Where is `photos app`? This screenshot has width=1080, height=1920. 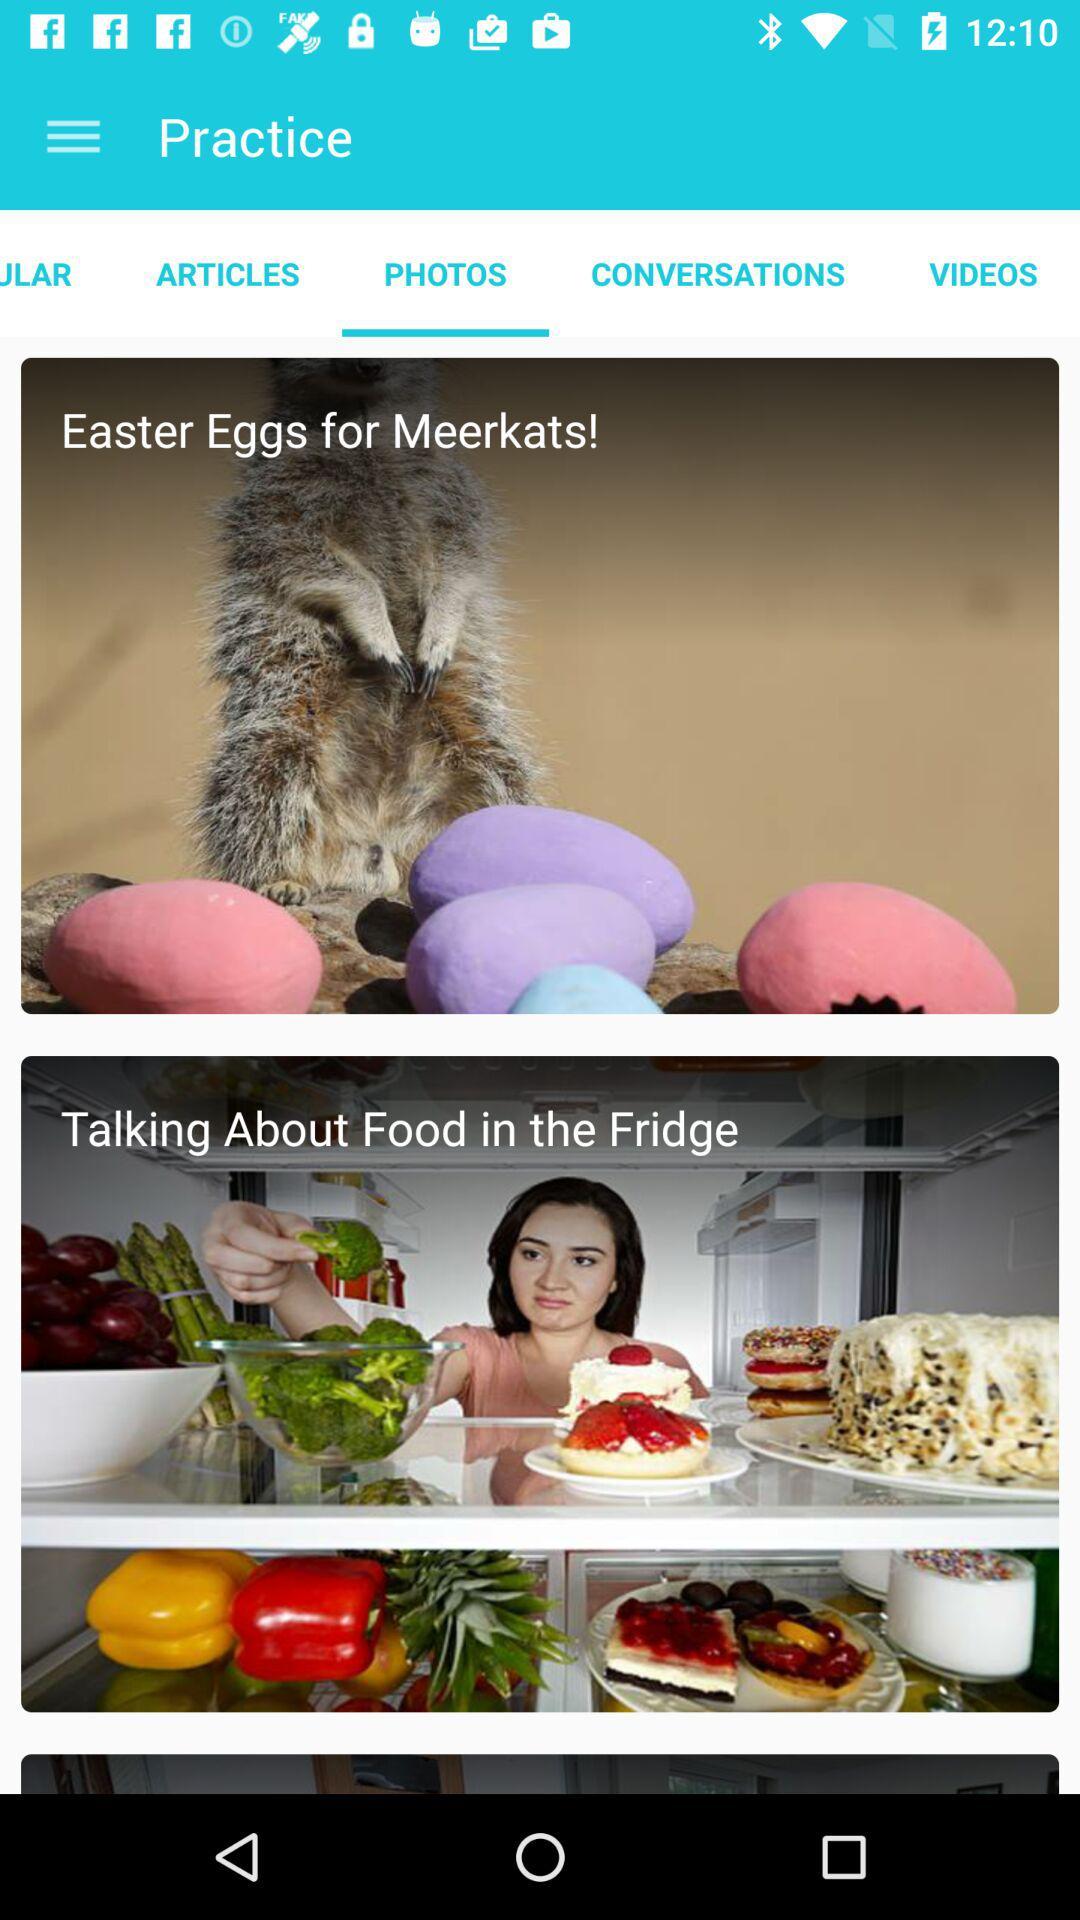 photos app is located at coordinates (444, 272).